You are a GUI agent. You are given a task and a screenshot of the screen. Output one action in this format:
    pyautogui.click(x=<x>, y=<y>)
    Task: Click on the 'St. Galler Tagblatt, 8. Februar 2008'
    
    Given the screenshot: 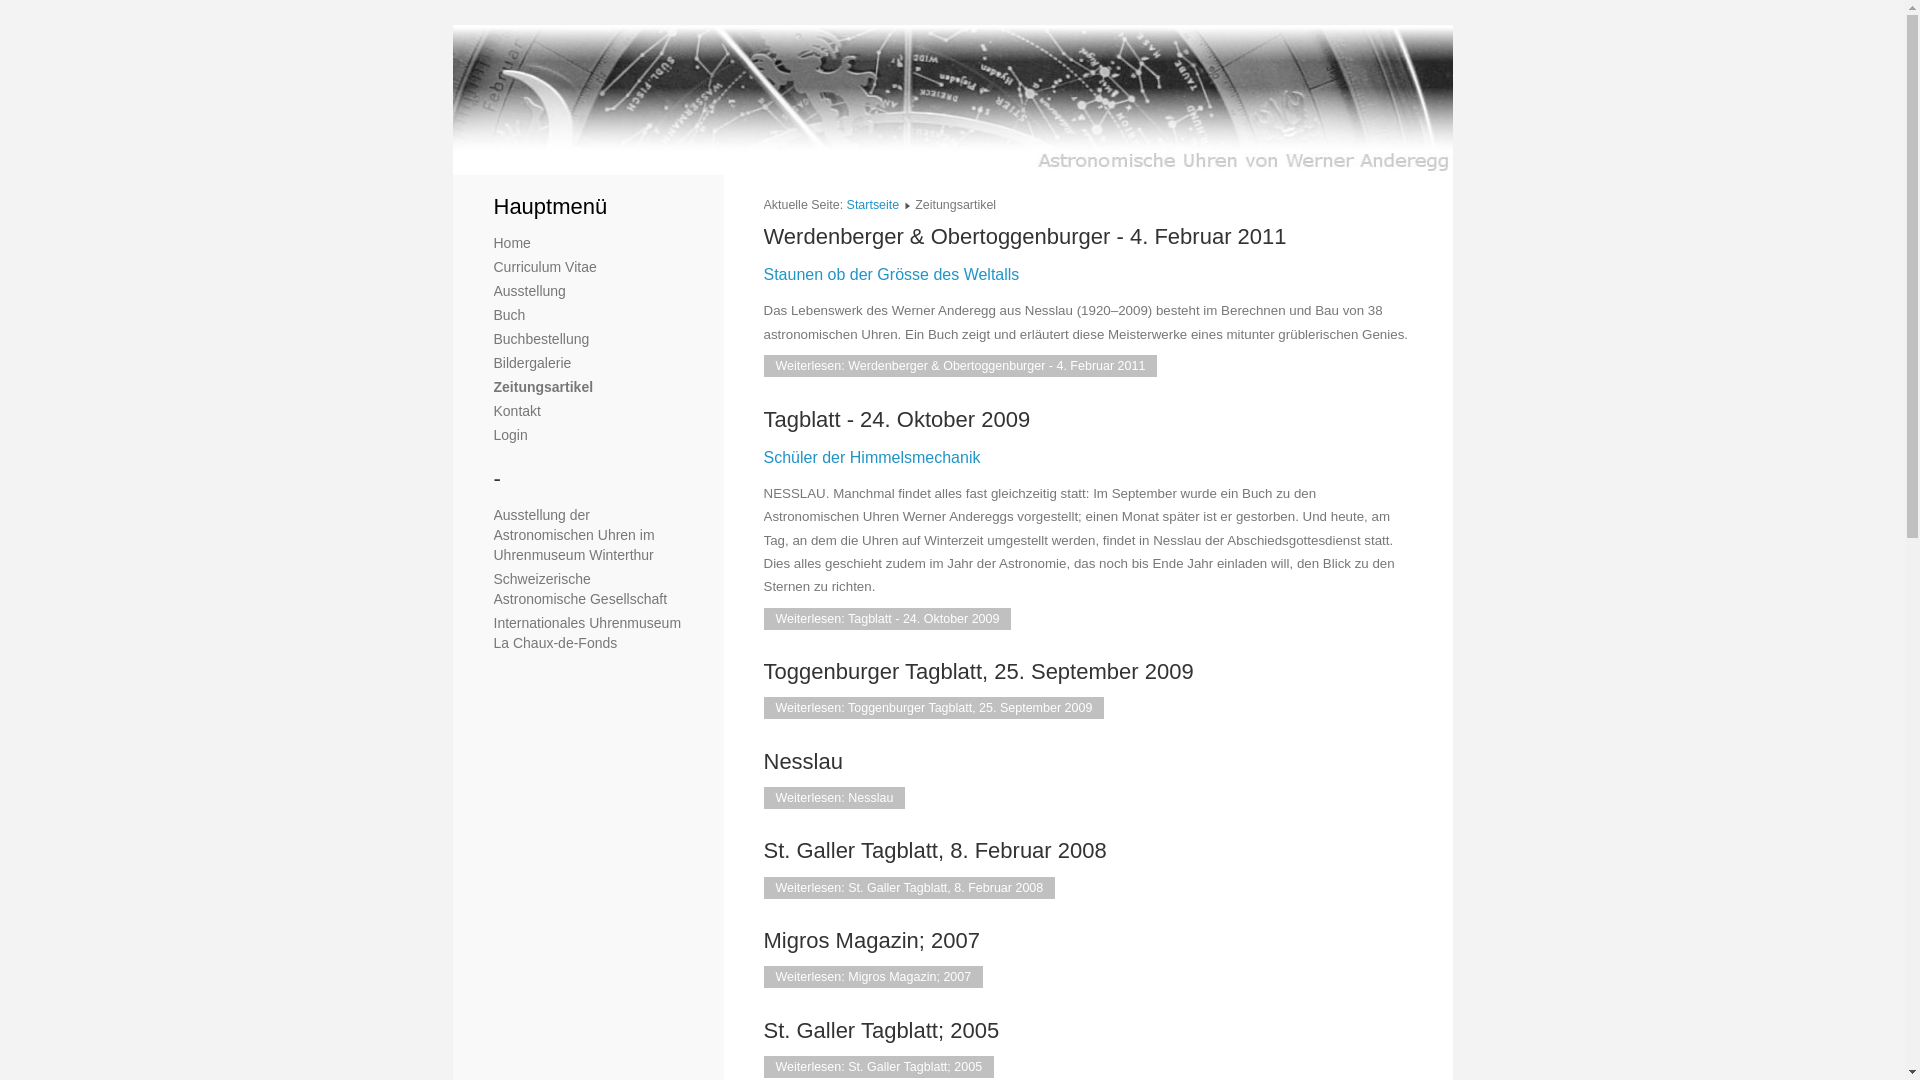 What is the action you would take?
    pyautogui.click(x=934, y=850)
    